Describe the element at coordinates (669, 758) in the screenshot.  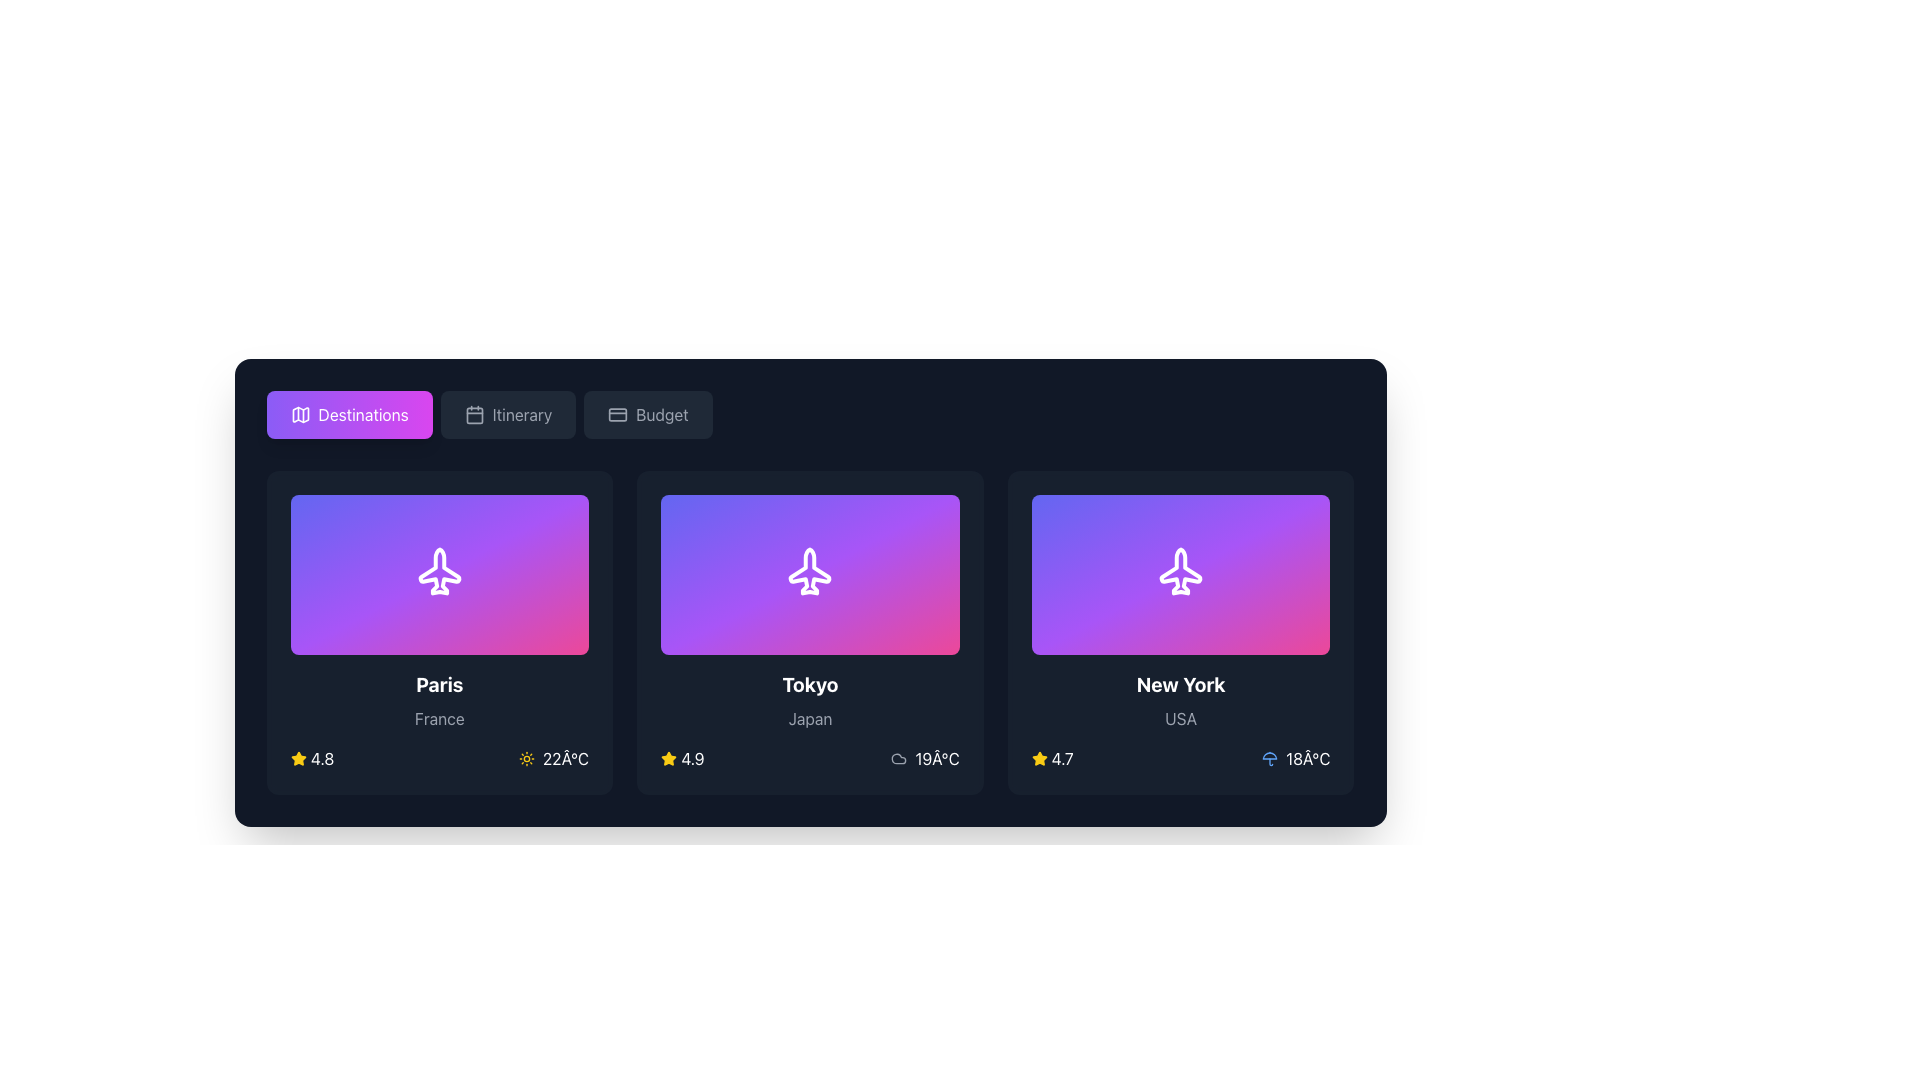
I see `the yellow star icon representing user ratings located at the bottom left corner of the 'Paris' card` at that location.